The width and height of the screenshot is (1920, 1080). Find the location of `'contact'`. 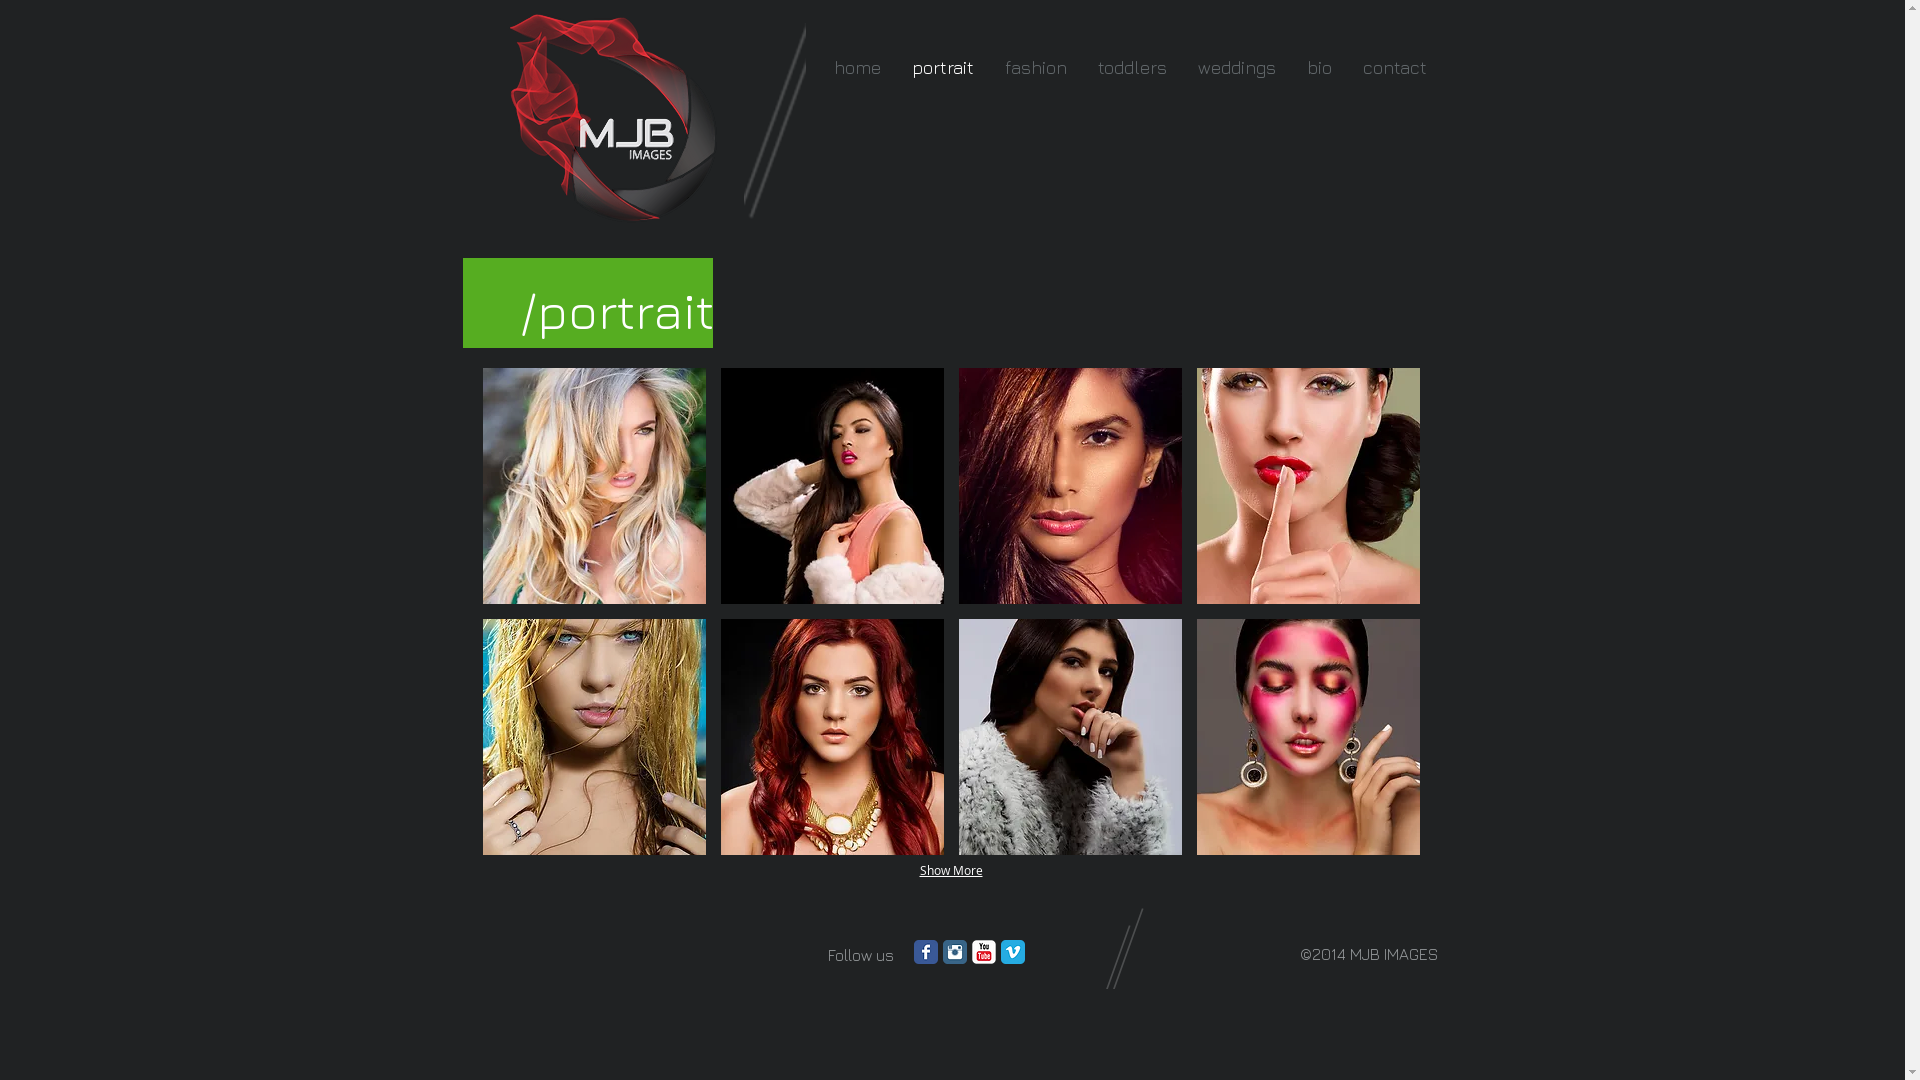

'contact' is located at coordinates (1392, 66).